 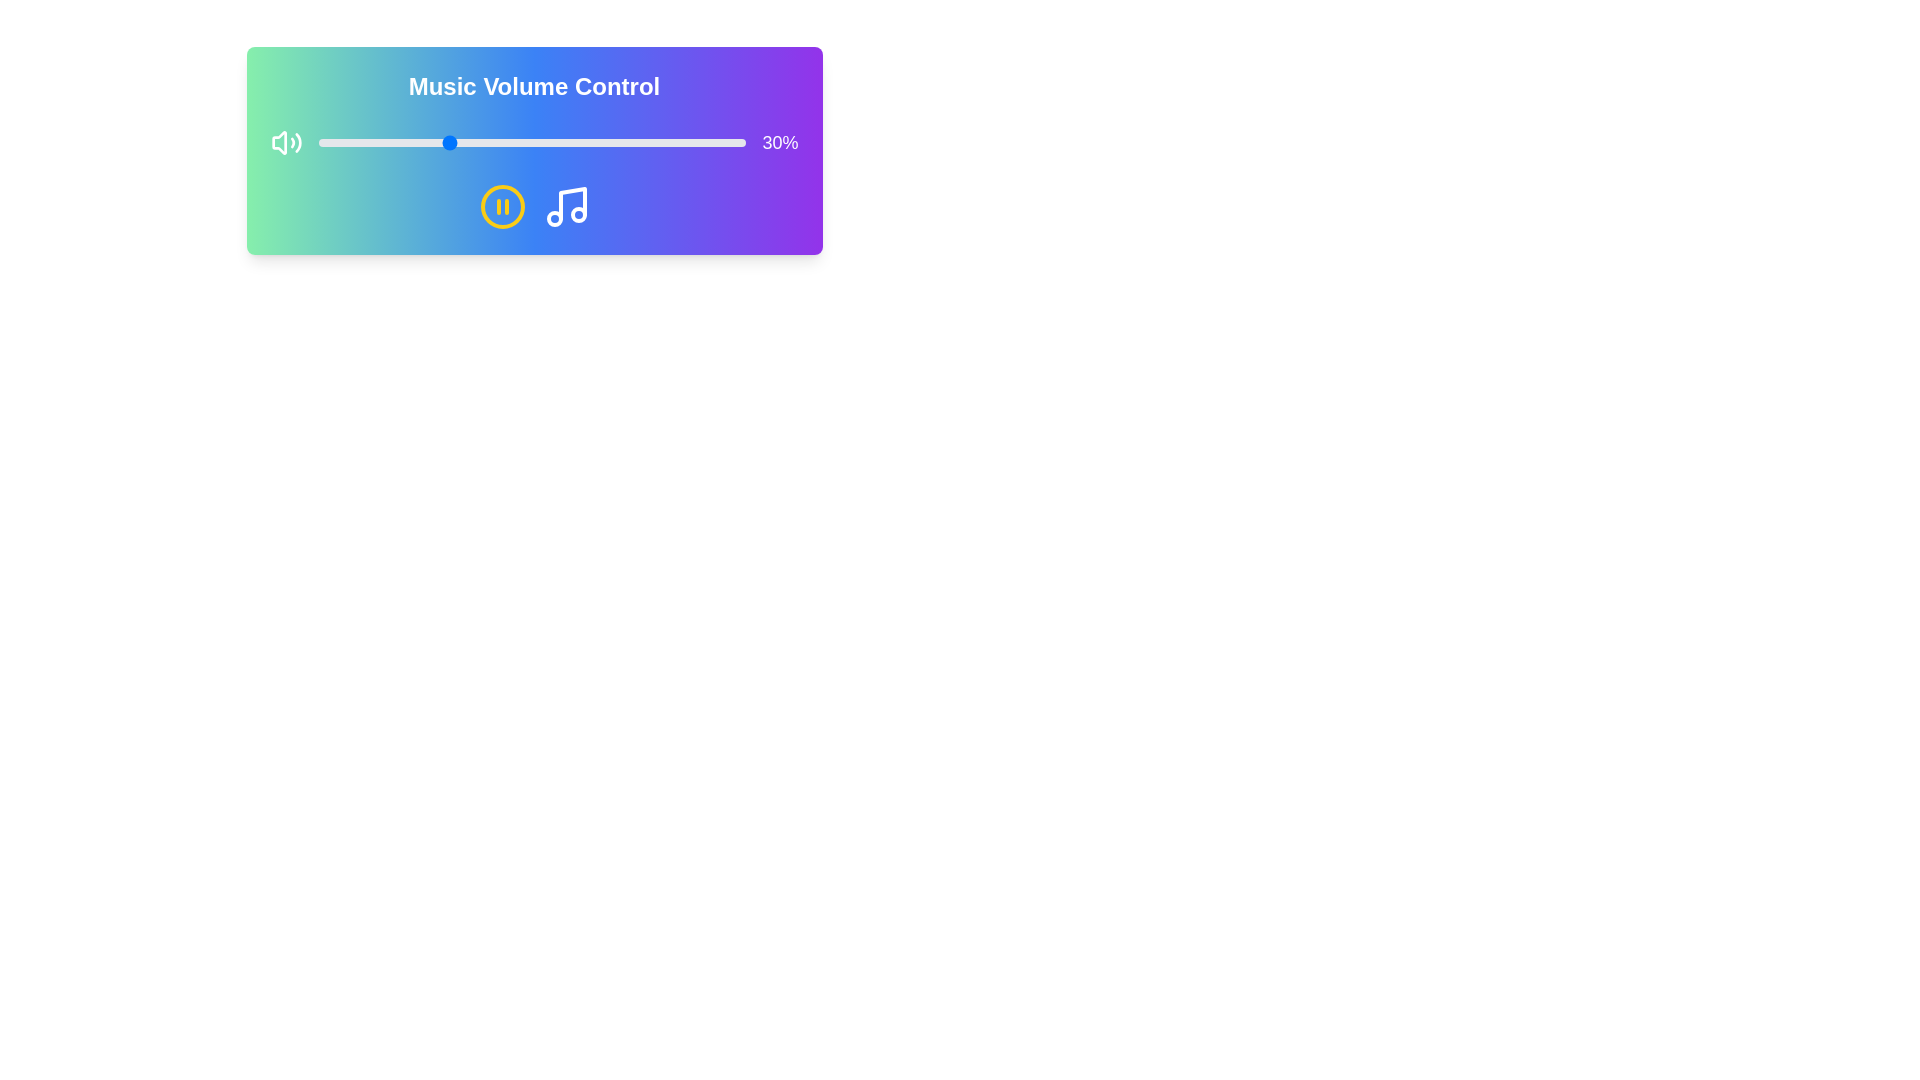 I want to click on the volume, so click(x=348, y=141).